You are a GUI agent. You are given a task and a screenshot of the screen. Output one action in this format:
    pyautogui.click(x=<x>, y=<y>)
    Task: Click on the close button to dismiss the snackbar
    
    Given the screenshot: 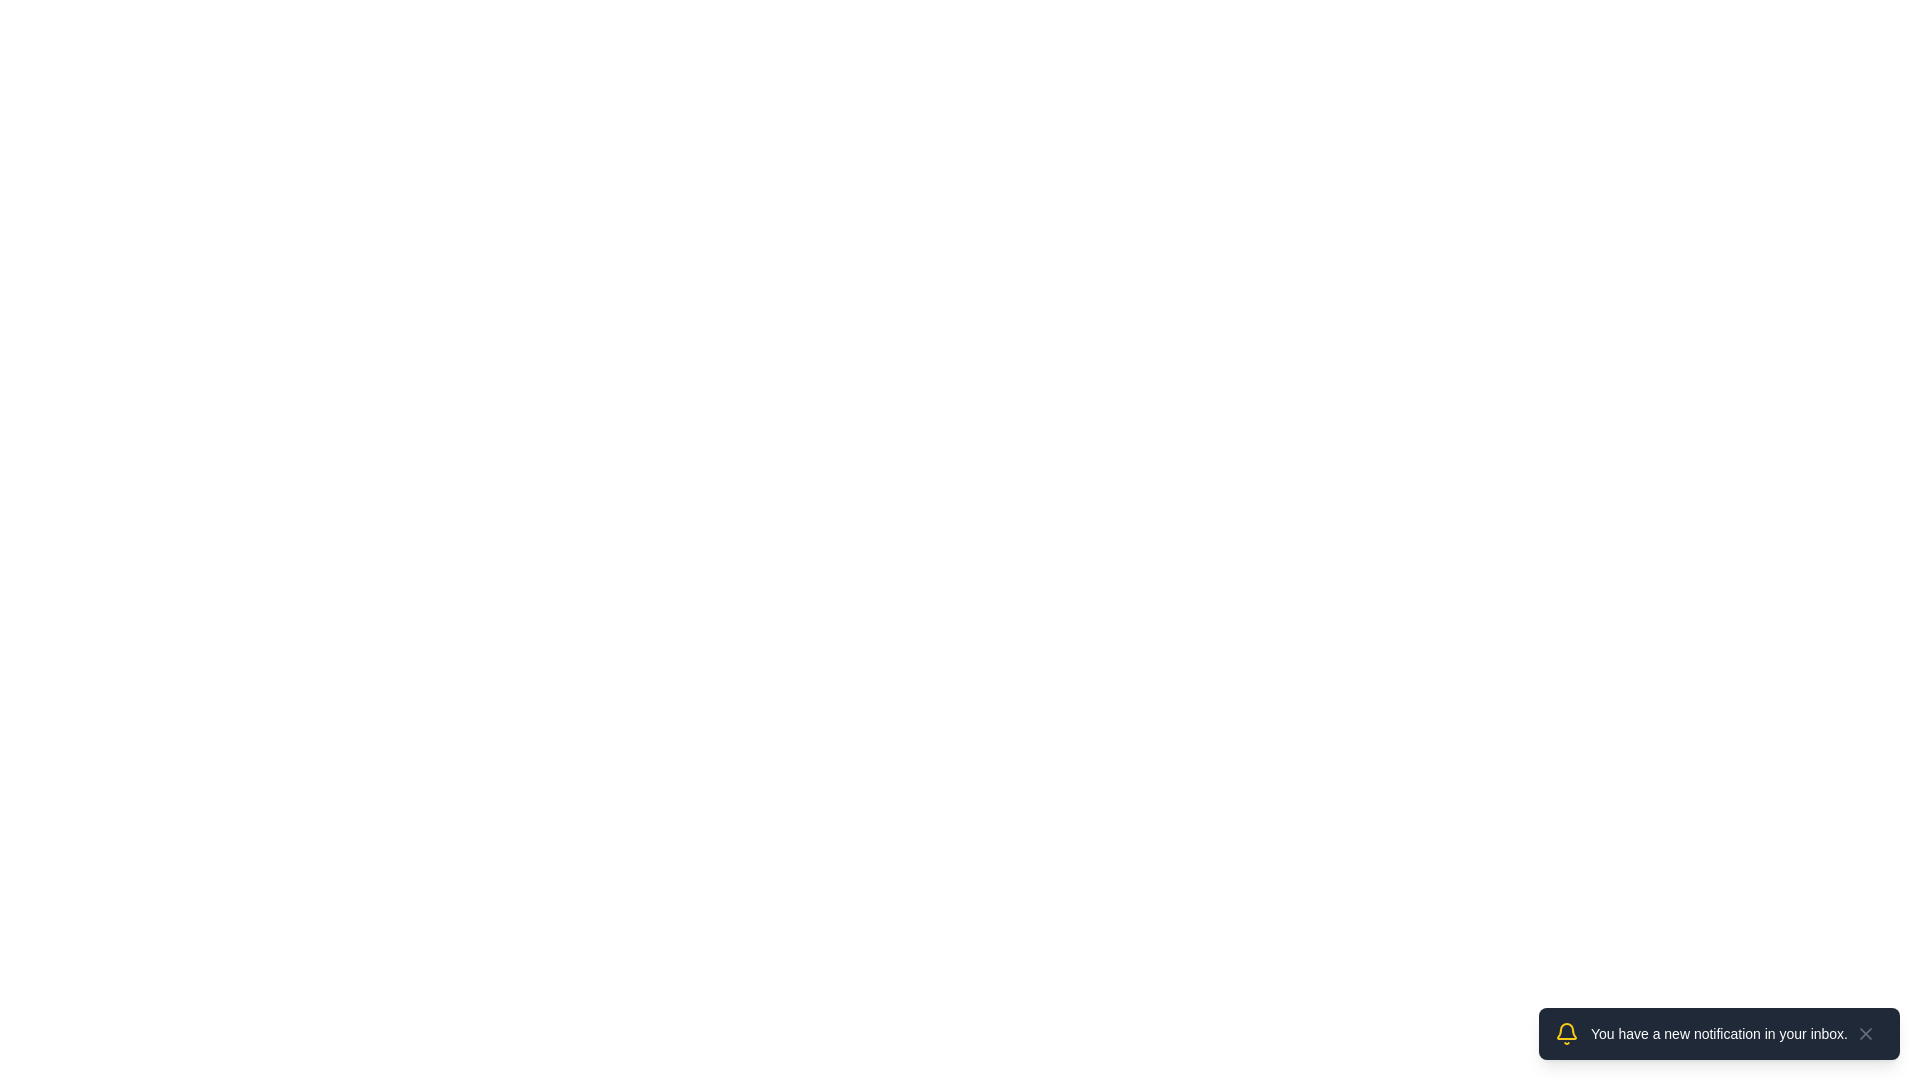 What is the action you would take?
    pyautogui.click(x=1865, y=1033)
    